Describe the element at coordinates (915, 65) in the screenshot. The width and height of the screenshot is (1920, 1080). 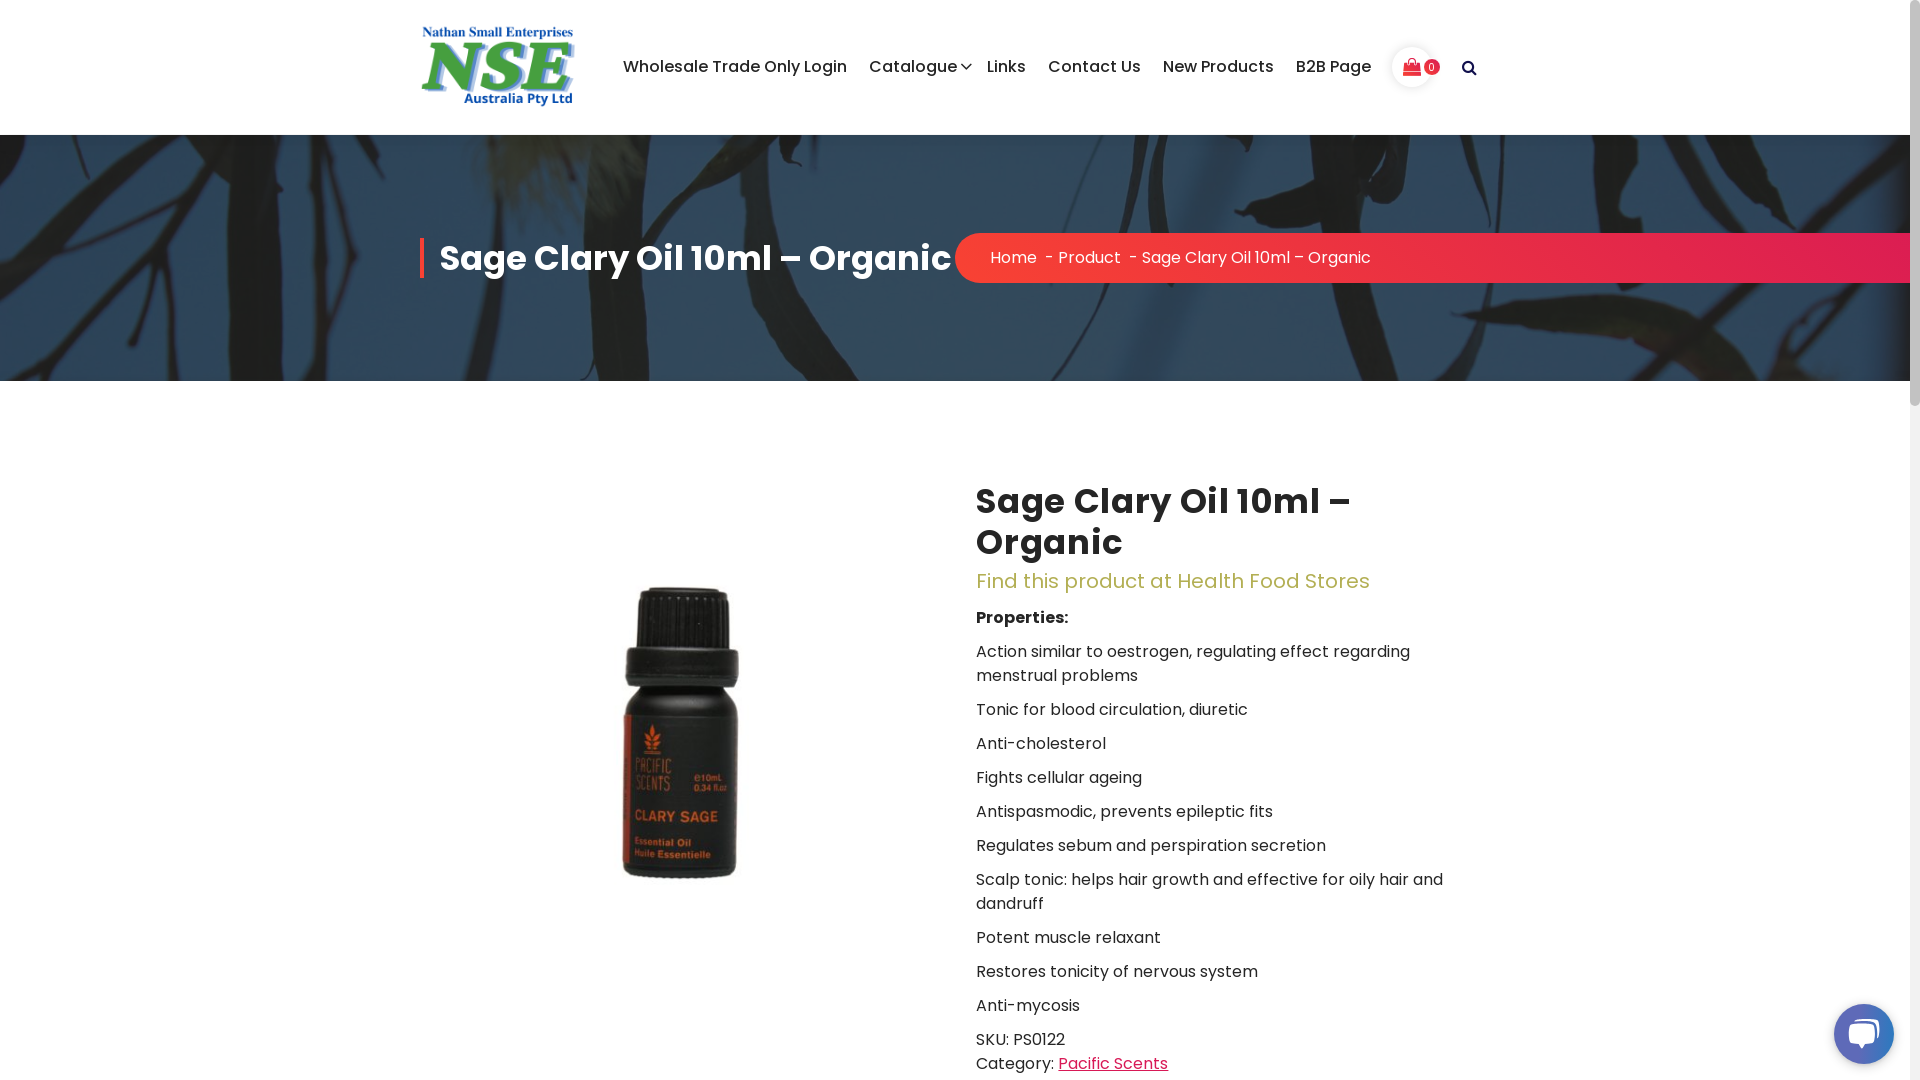
I see `'Catalogue'` at that location.